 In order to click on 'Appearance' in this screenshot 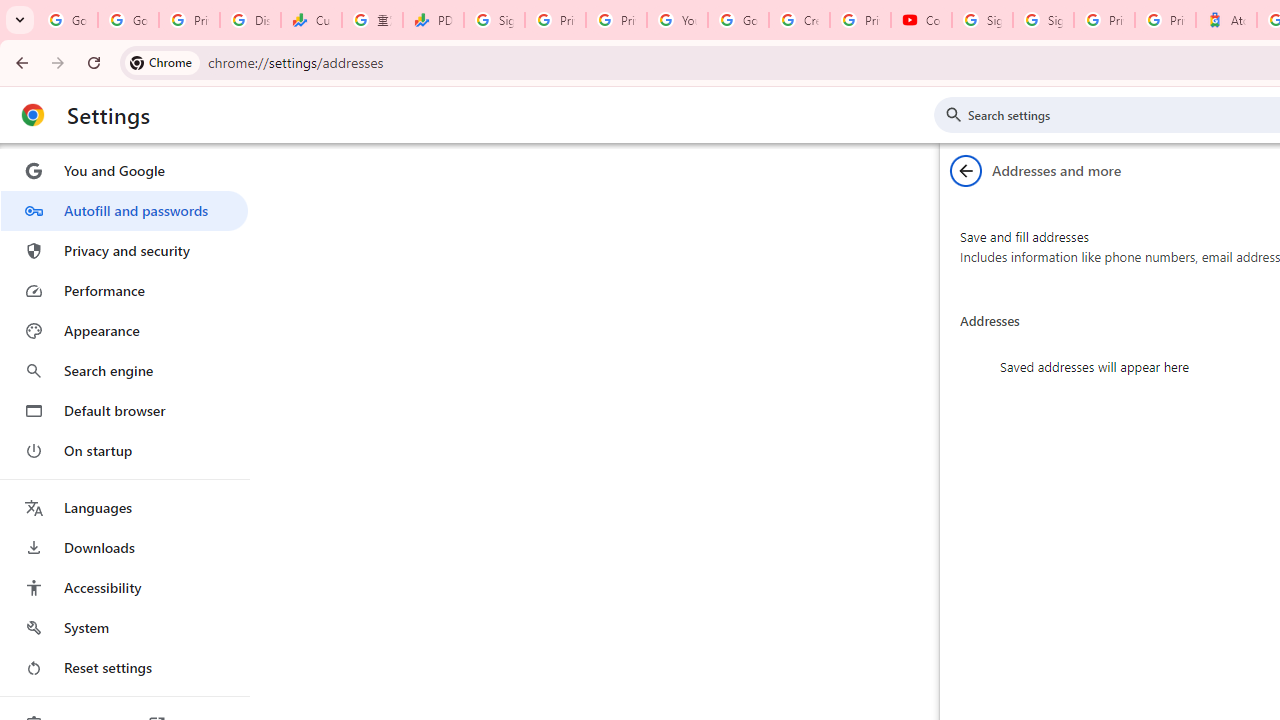, I will do `click(123, 330)`.